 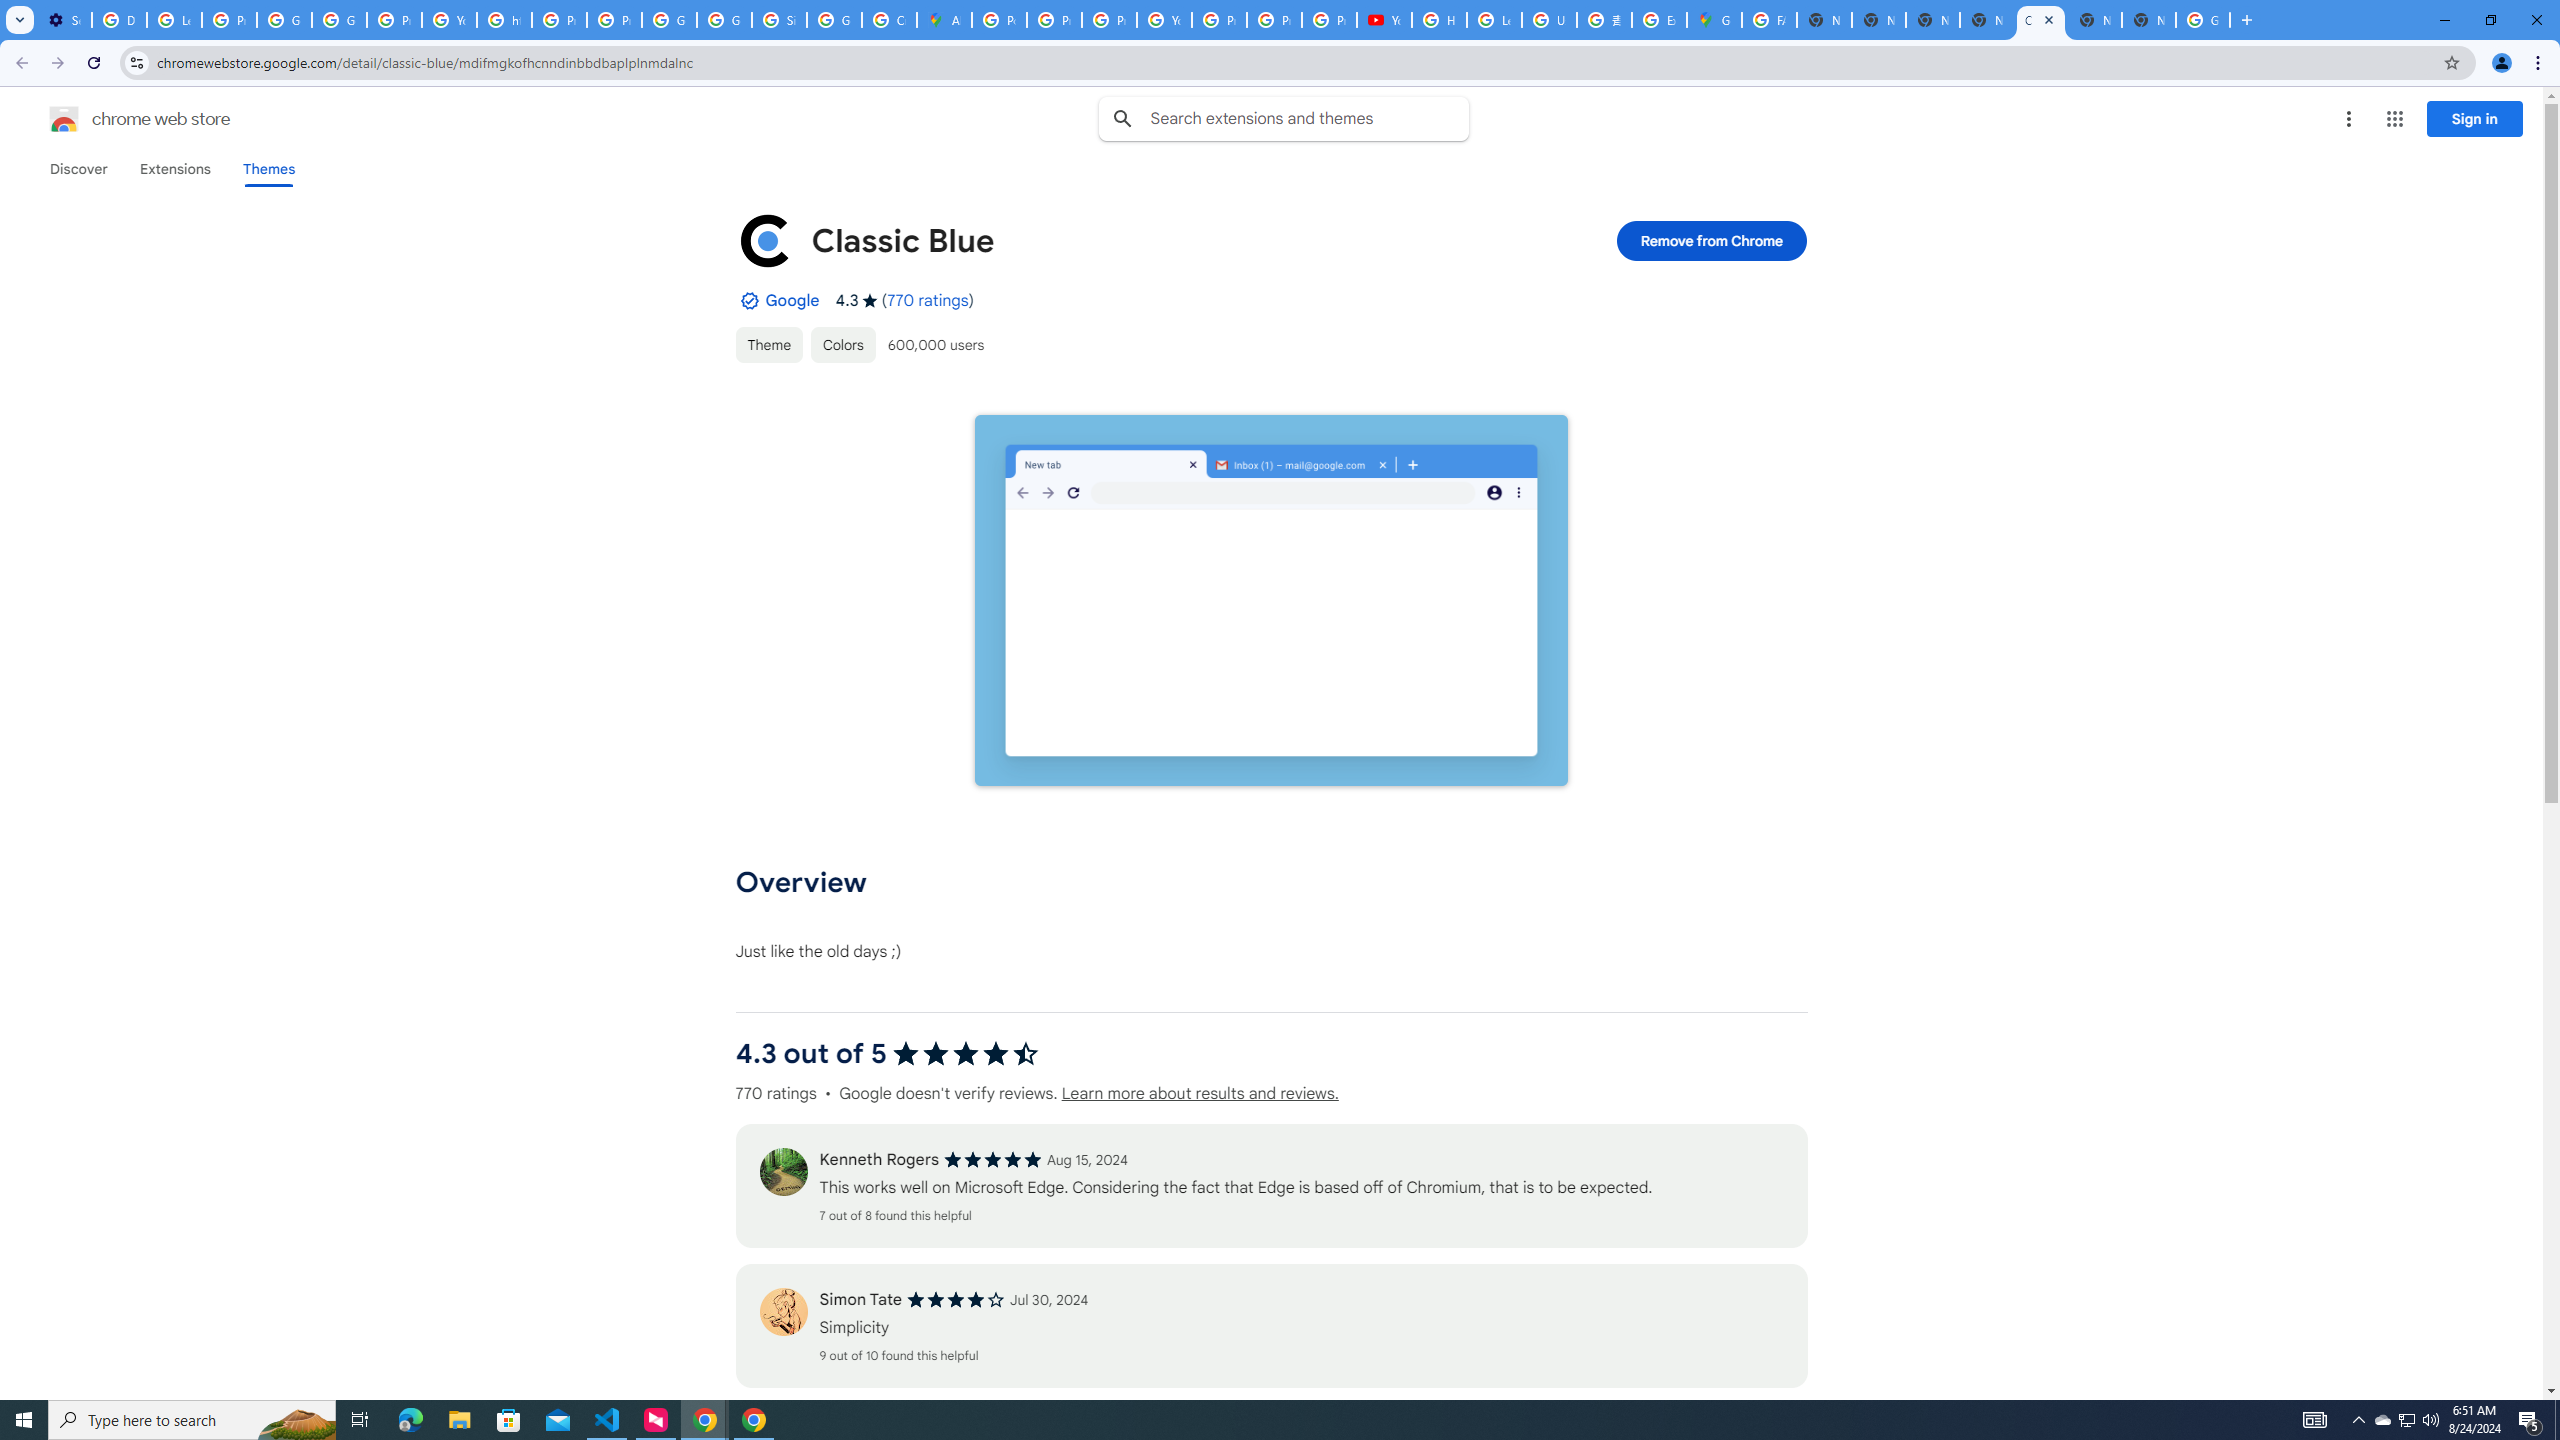 I want to click on 'Themes', so click(x=268, y=168).